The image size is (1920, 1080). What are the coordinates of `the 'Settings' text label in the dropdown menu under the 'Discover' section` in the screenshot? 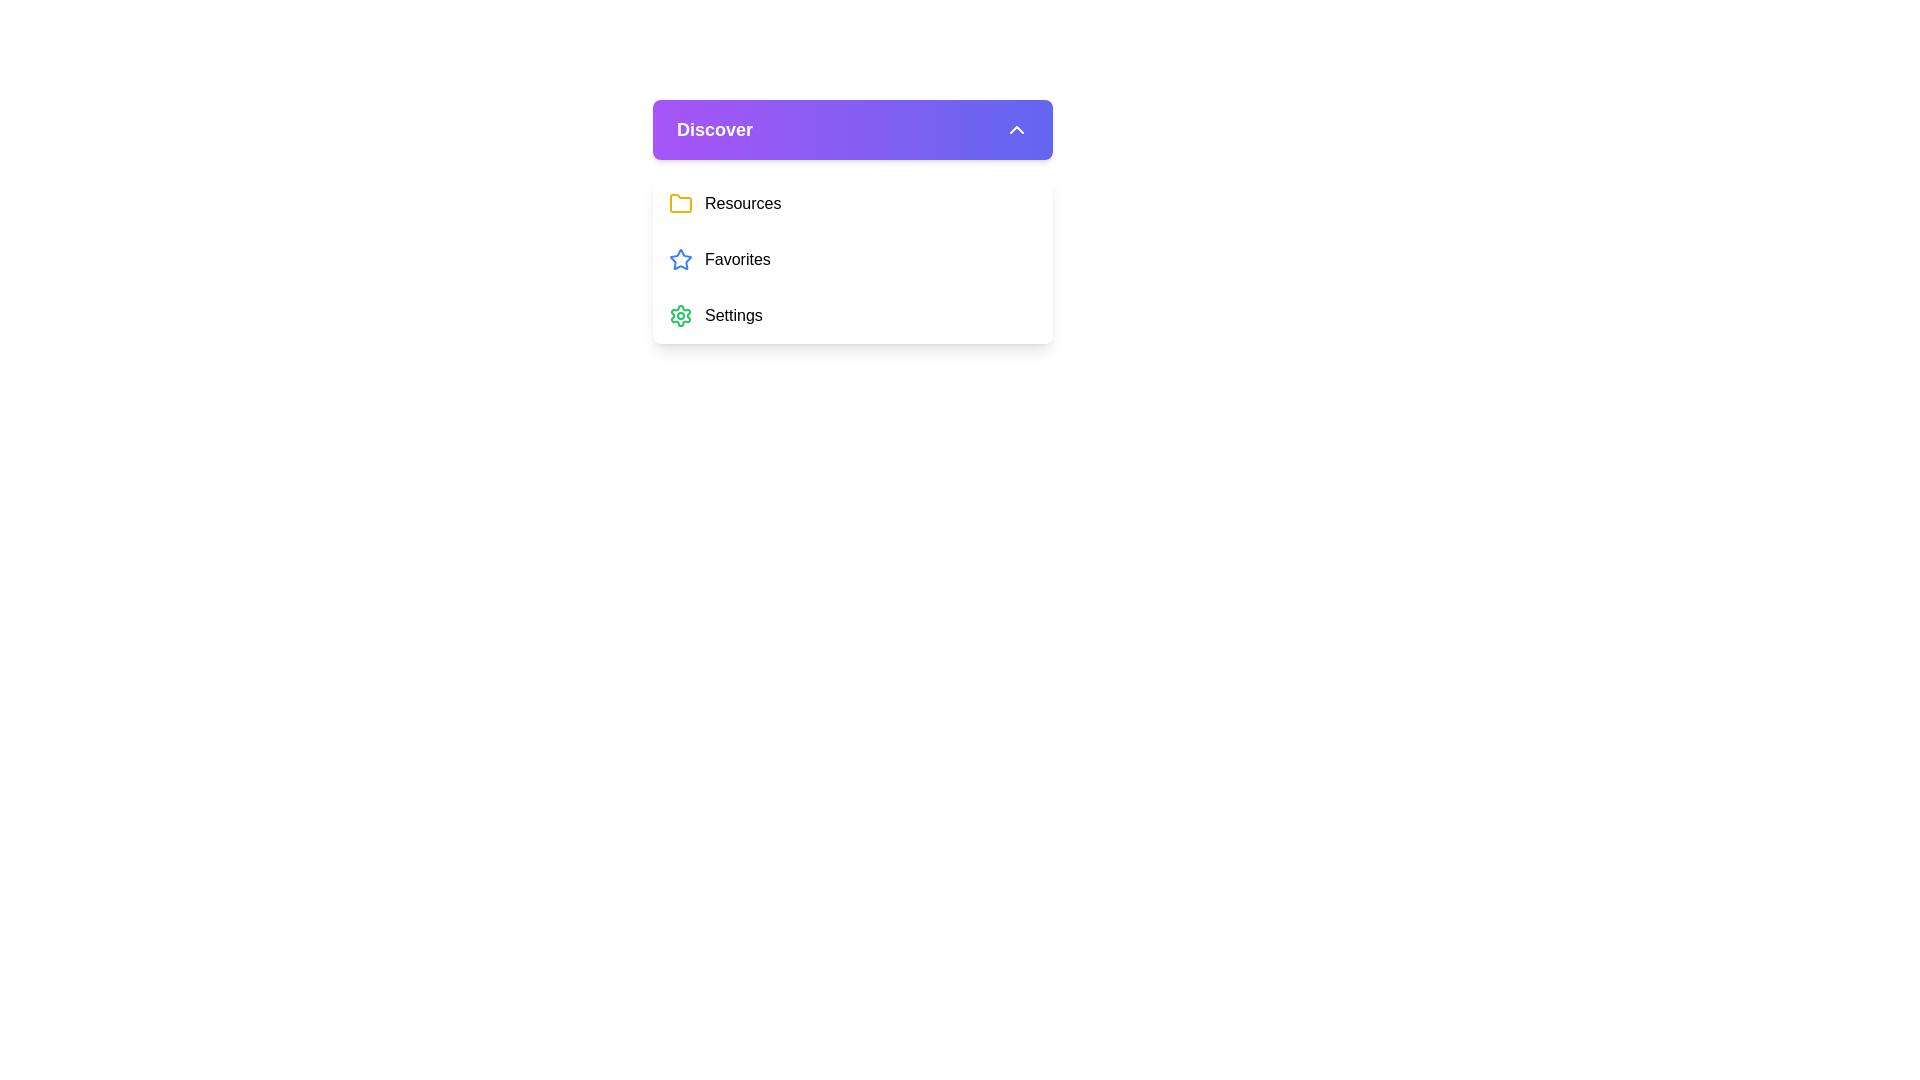 It's located at (732, 315).